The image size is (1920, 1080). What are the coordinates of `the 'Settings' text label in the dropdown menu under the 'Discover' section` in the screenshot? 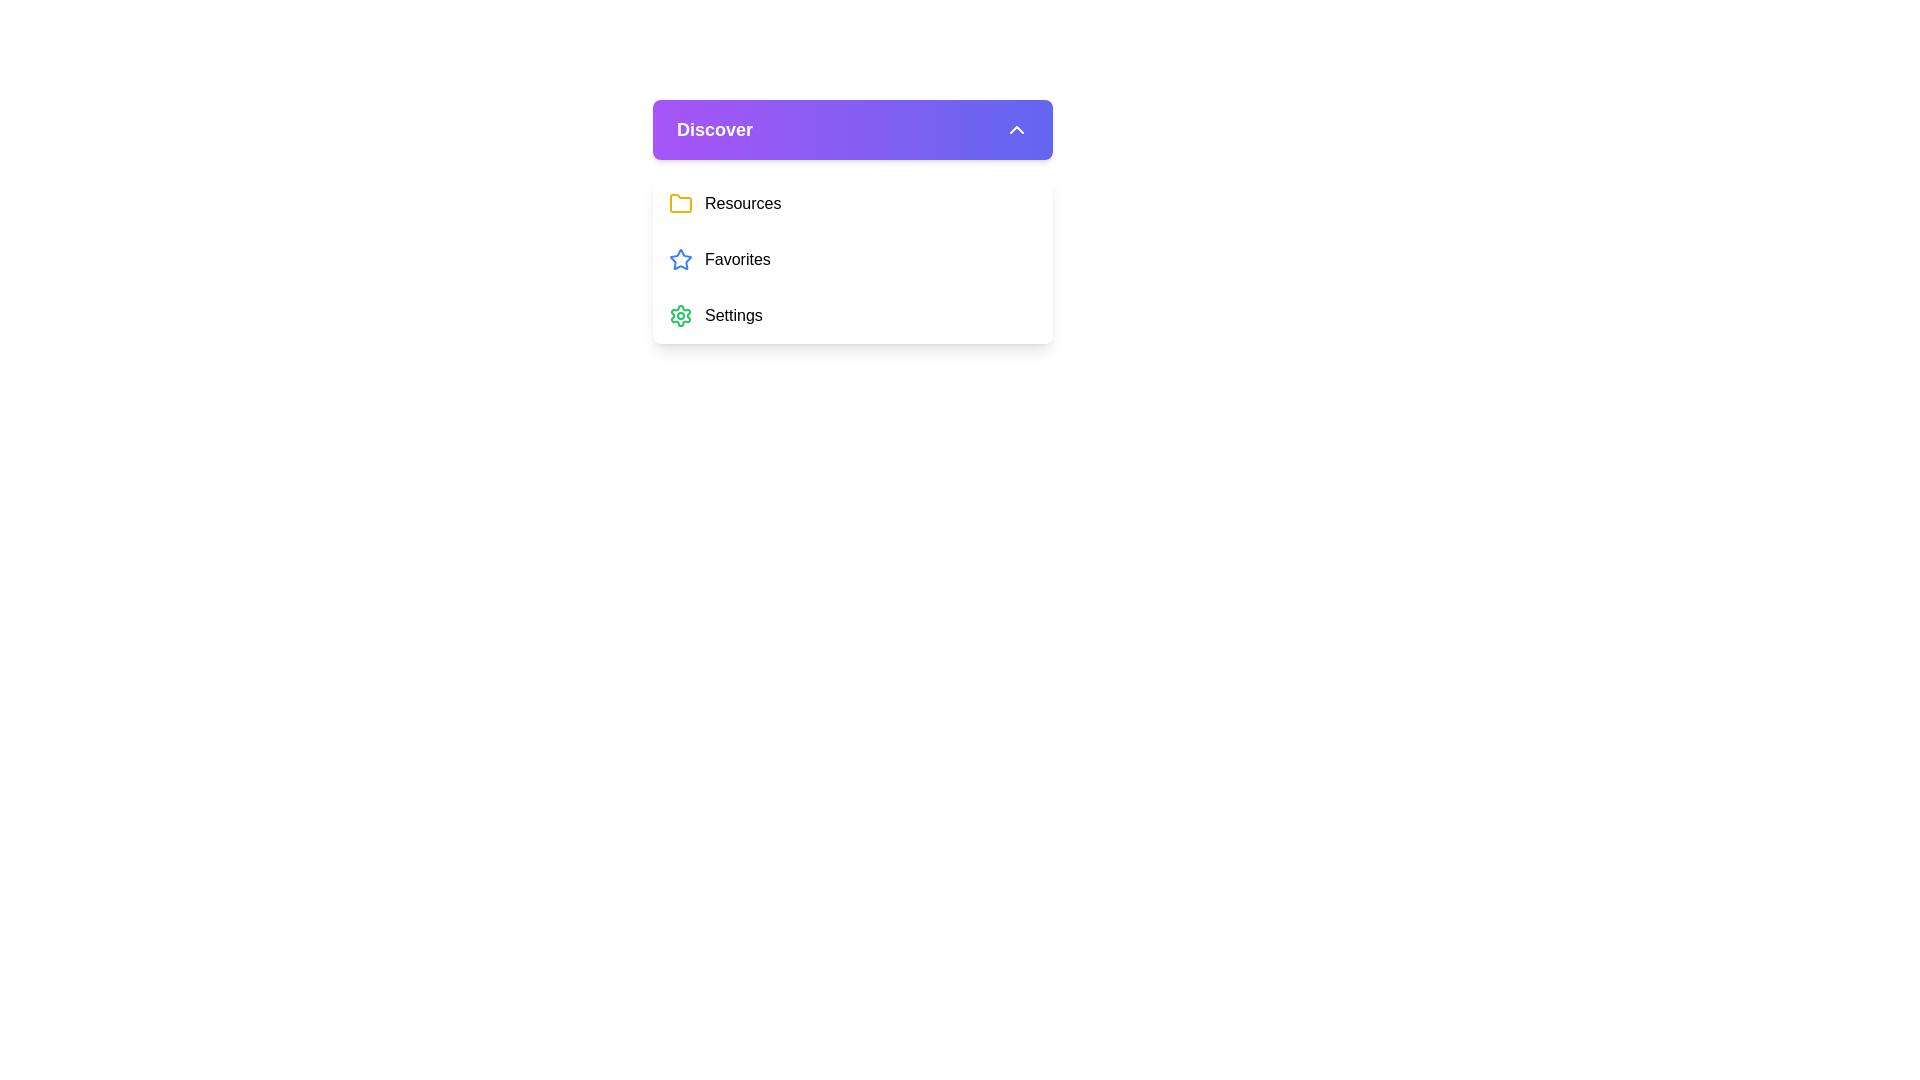 It's located at (732, 315).